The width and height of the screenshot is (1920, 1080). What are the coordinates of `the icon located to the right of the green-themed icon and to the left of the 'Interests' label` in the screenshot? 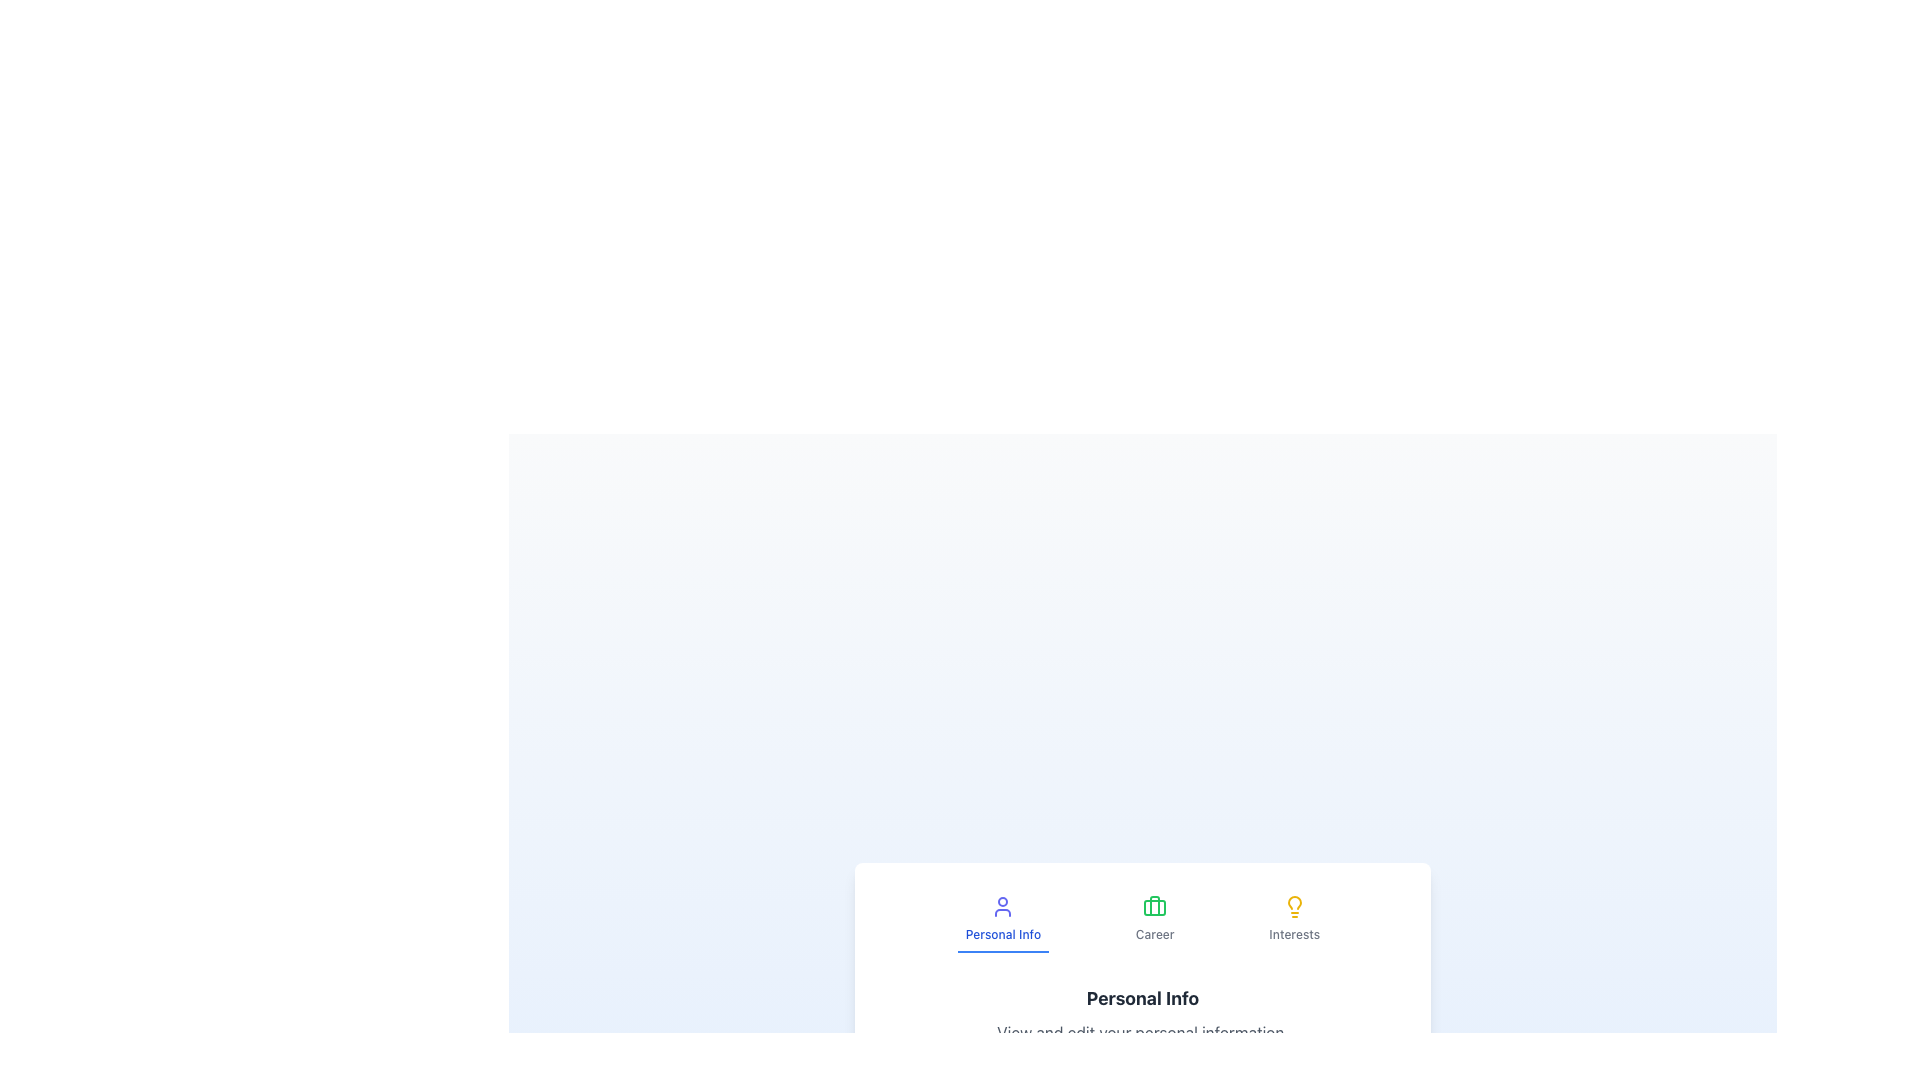 It's located at (1294, 902).